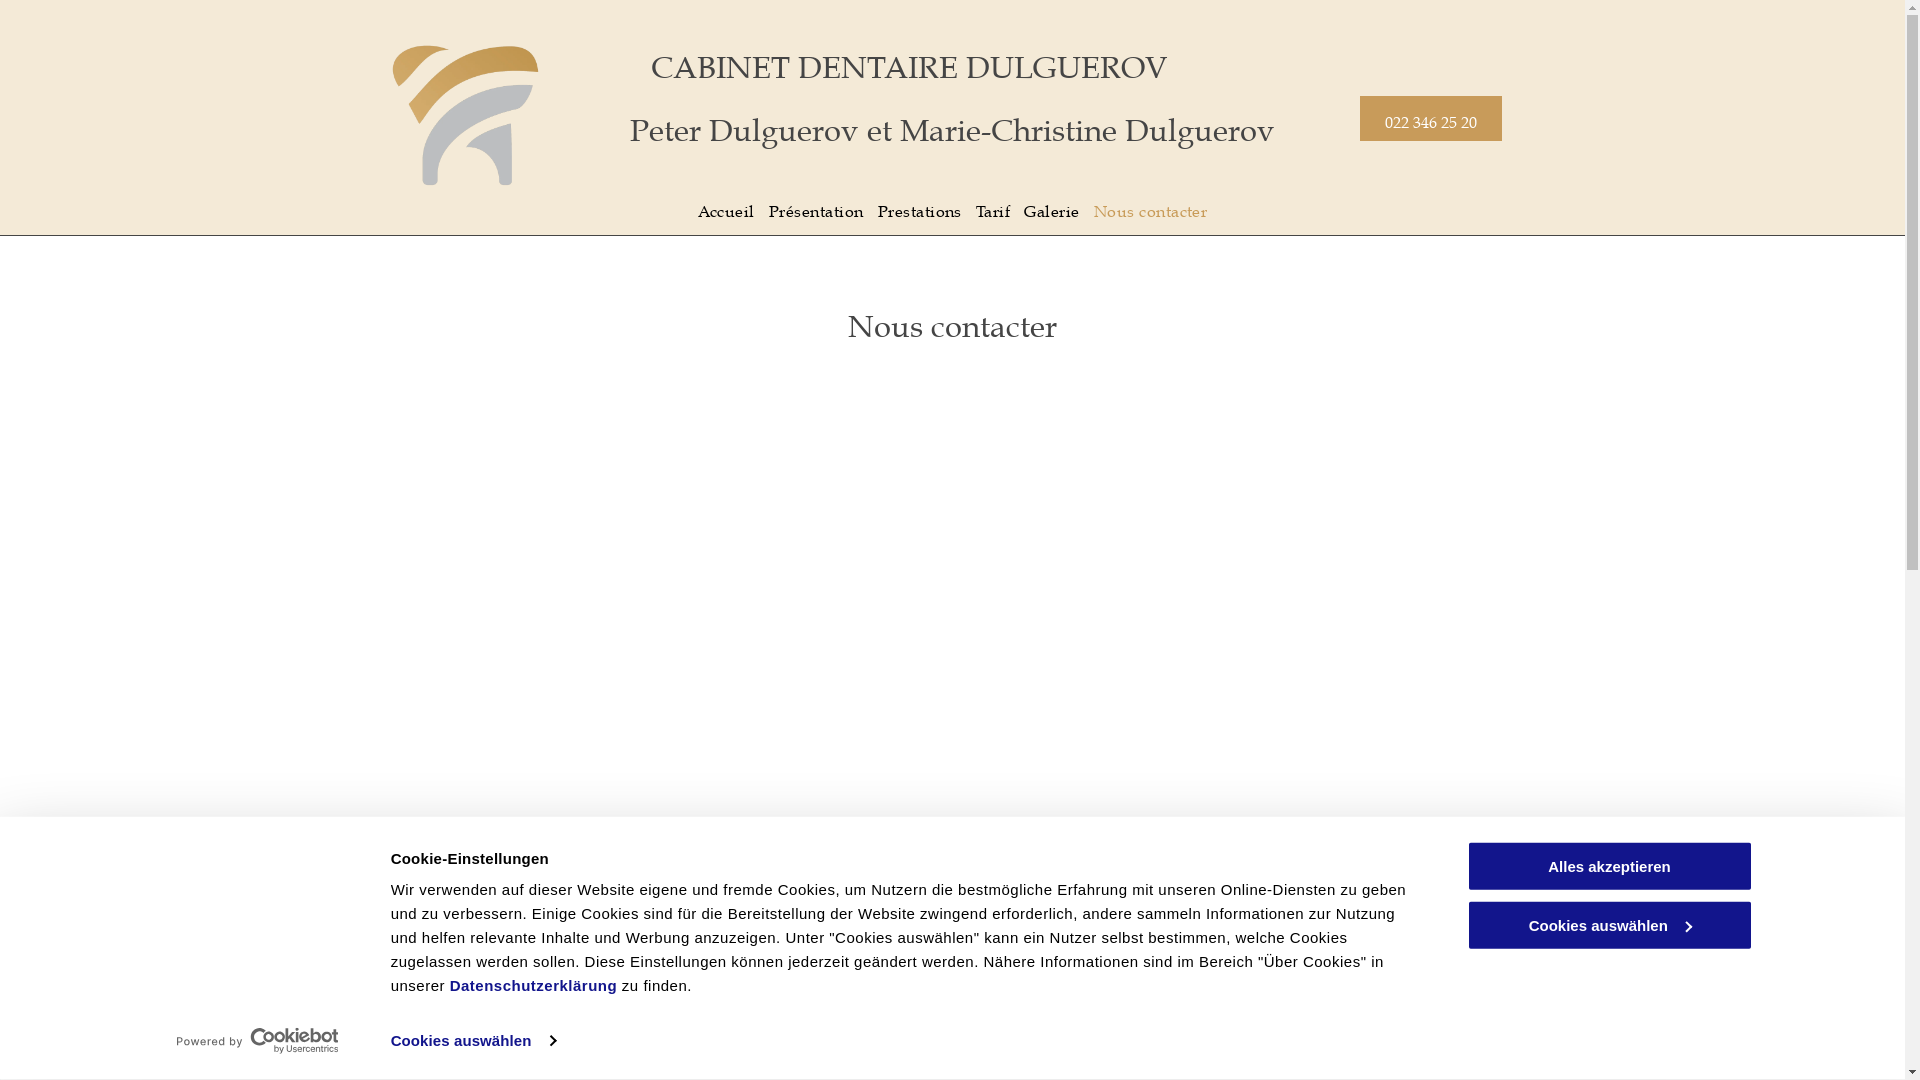  I want to click on 'Alles akzeptieren', so click(1608, 865).